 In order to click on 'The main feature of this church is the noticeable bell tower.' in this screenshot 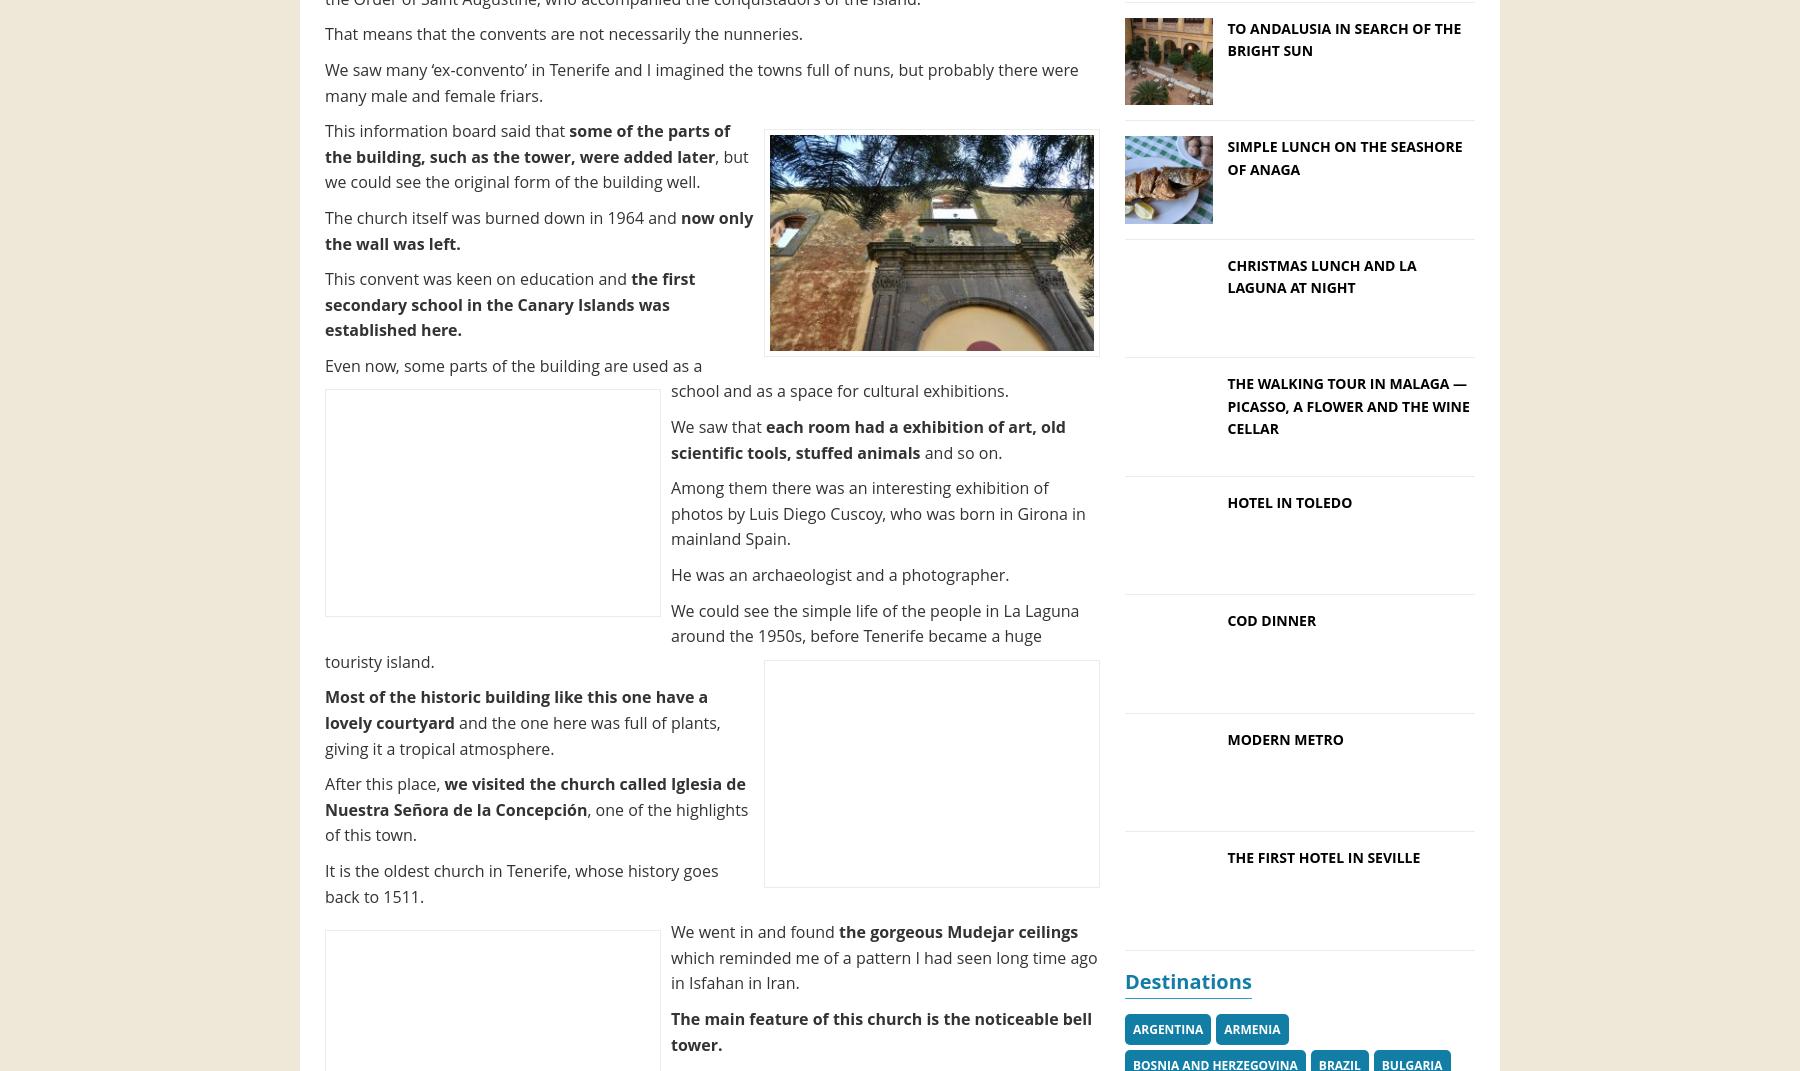, I will do `click(881, 1031)`.